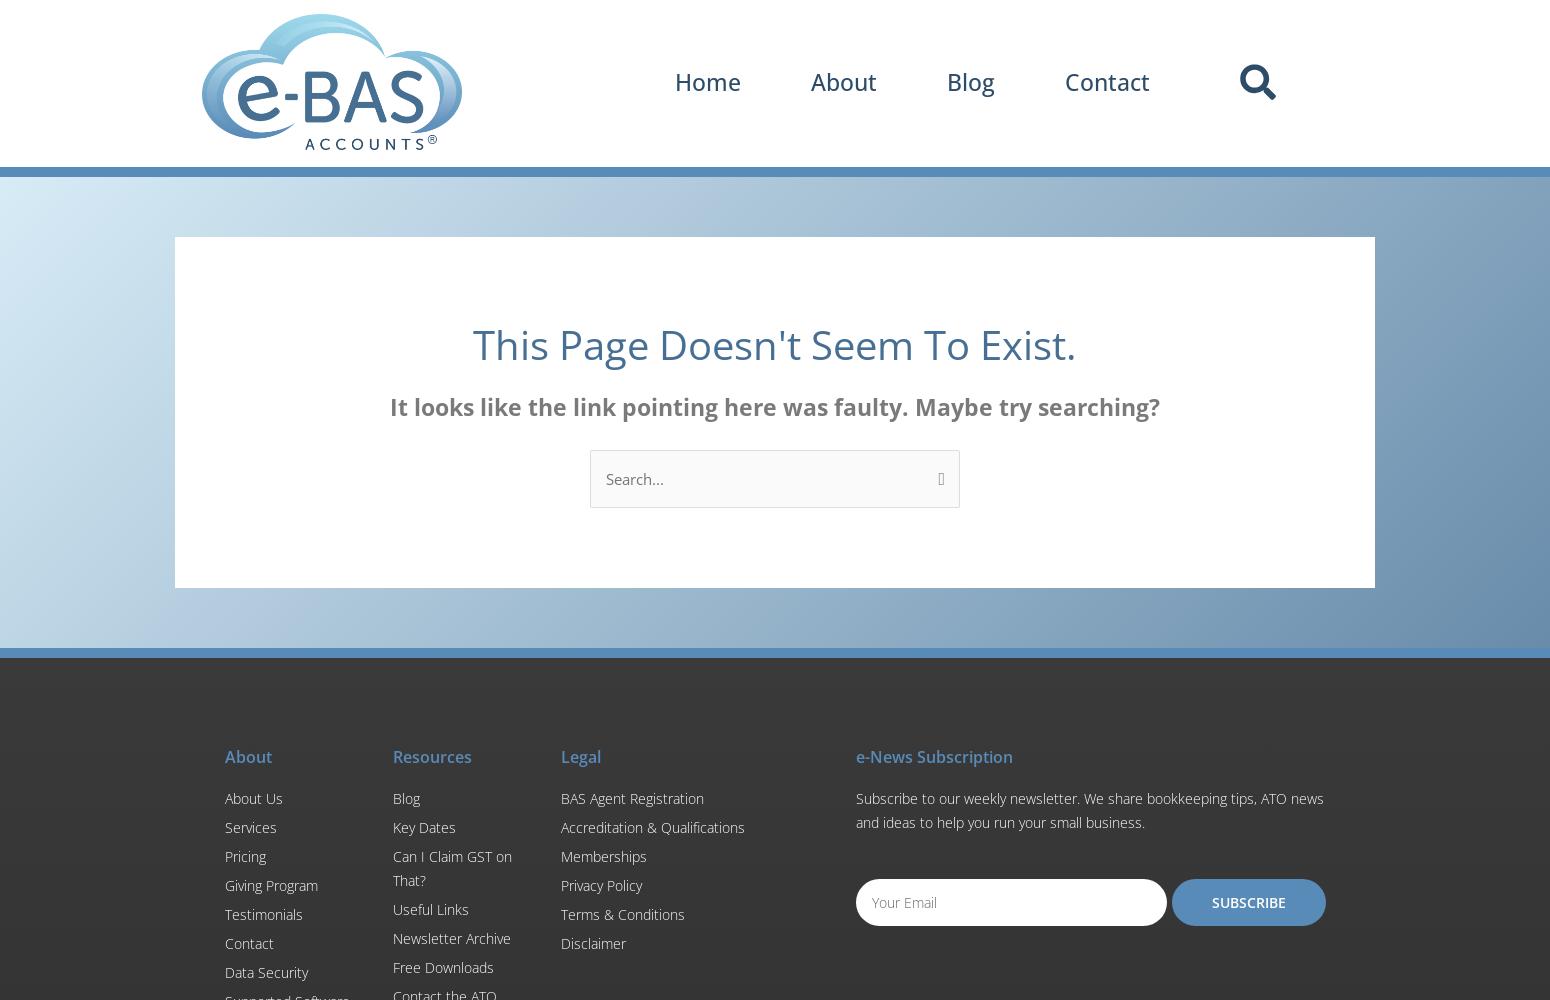 The height and width of the screenshot is (1000, 1550). Describe the element at coordinates (580, 756) in the screenshot. I see `'Legal'` at that location.